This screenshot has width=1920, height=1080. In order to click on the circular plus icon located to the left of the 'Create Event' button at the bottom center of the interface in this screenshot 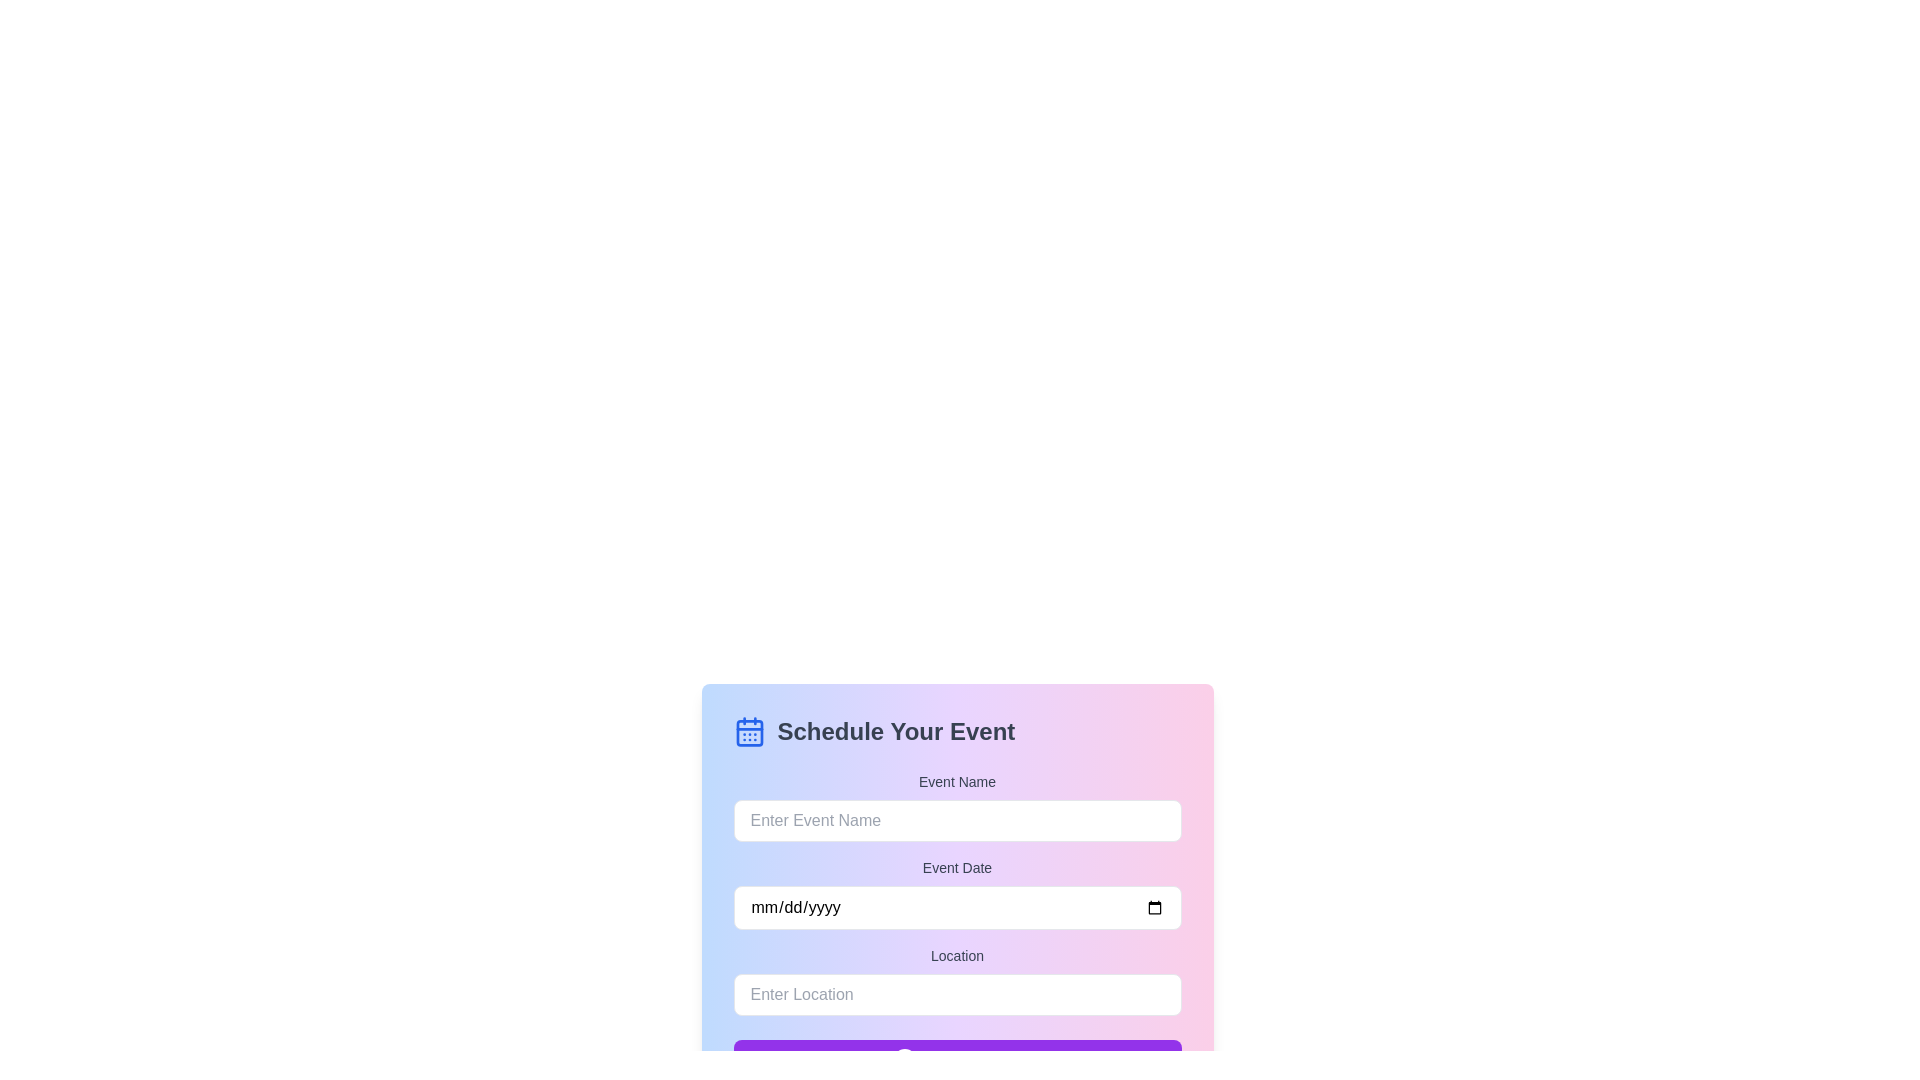, I will do `click(903, 1059)`.